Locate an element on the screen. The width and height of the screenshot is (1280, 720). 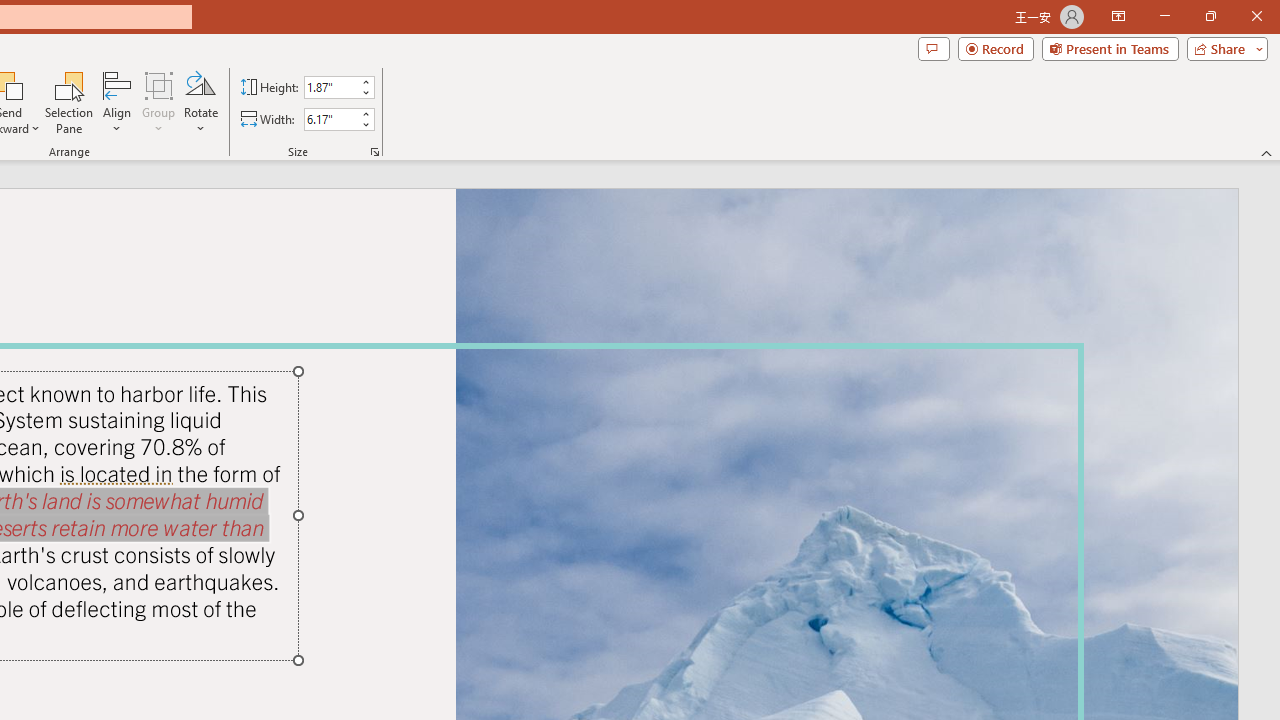
'Minimize' is located at coordinates (1164, 16).